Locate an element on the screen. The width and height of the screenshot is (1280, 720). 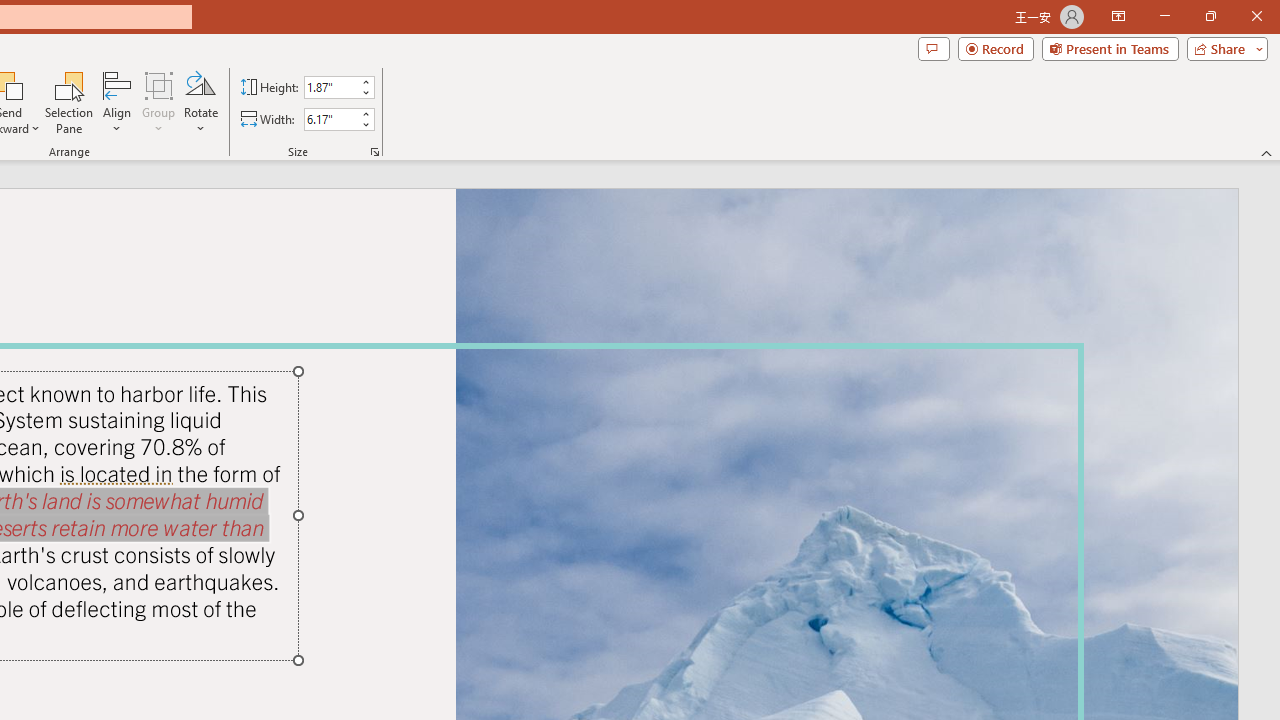
'Minimize' is located at coordinates (1164, 16).